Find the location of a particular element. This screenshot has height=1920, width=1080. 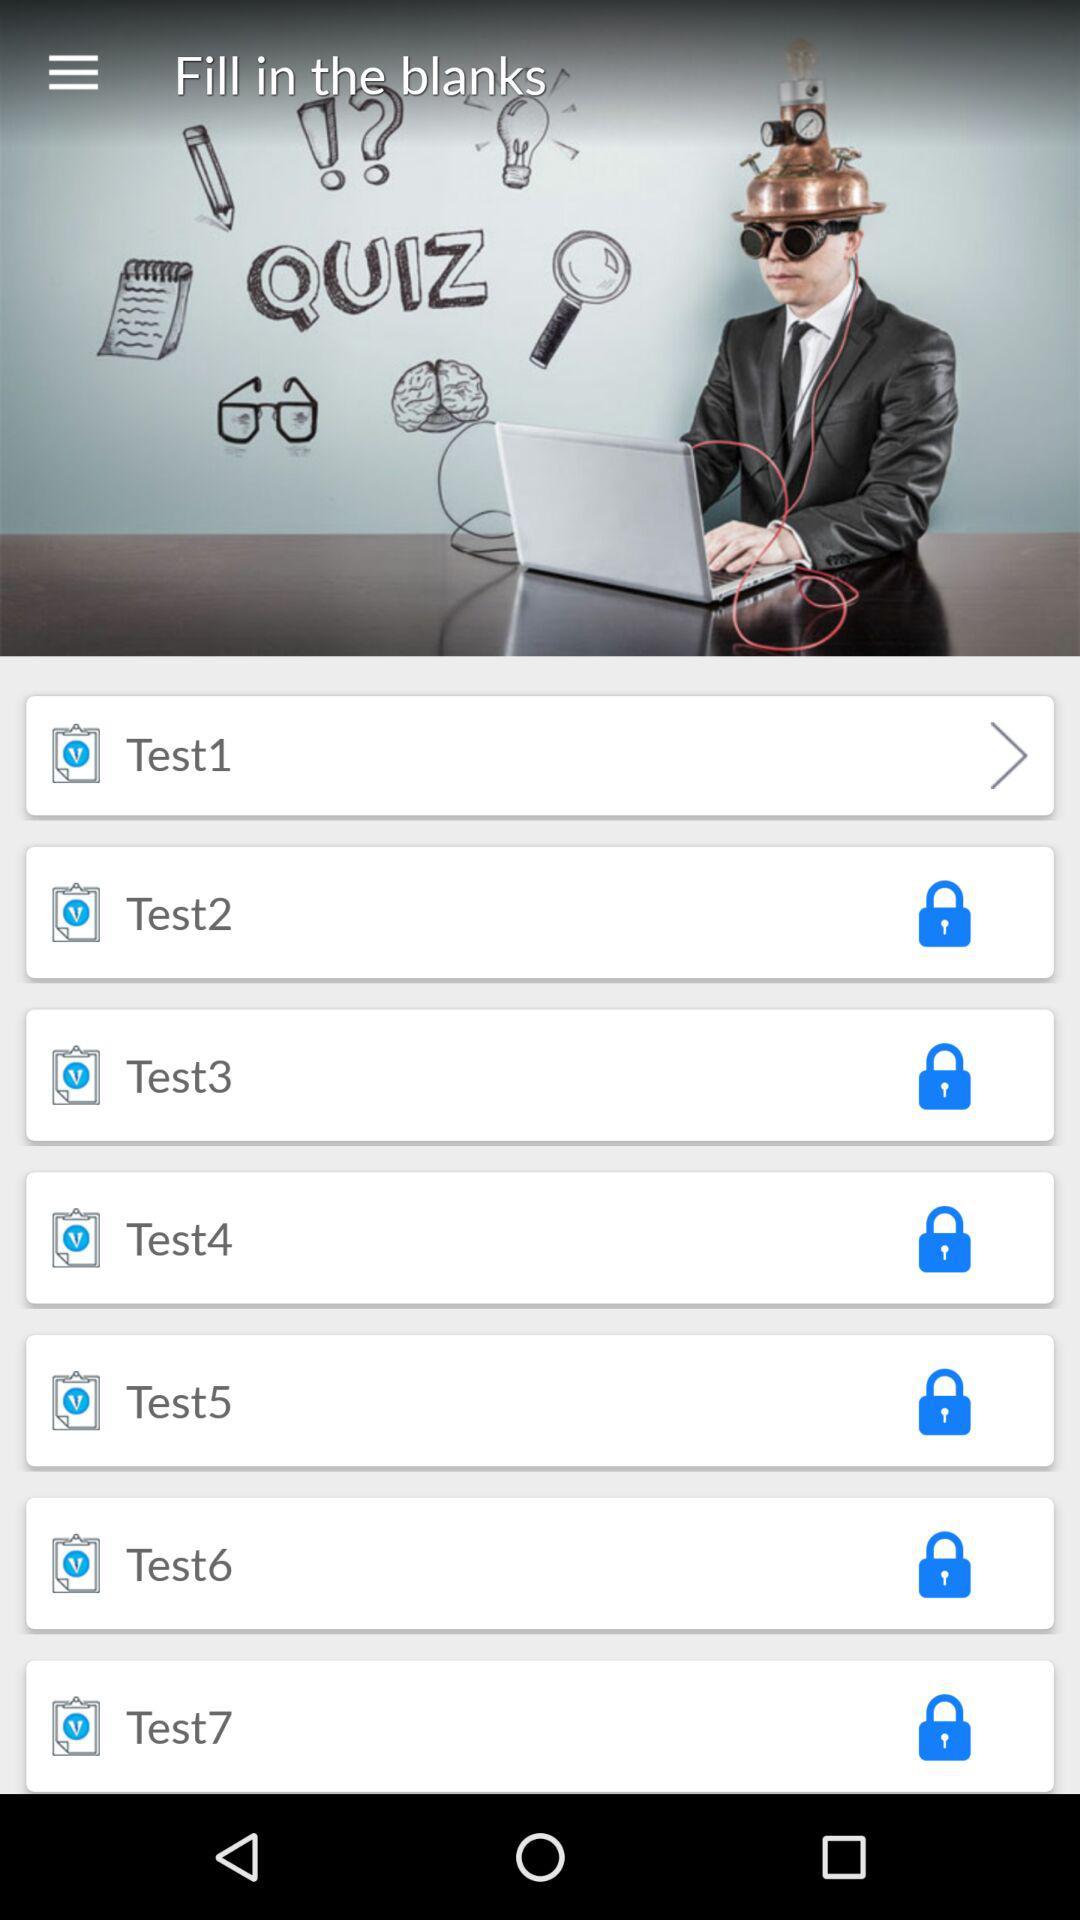

the item above test3 is located at coordinates (178, 911).